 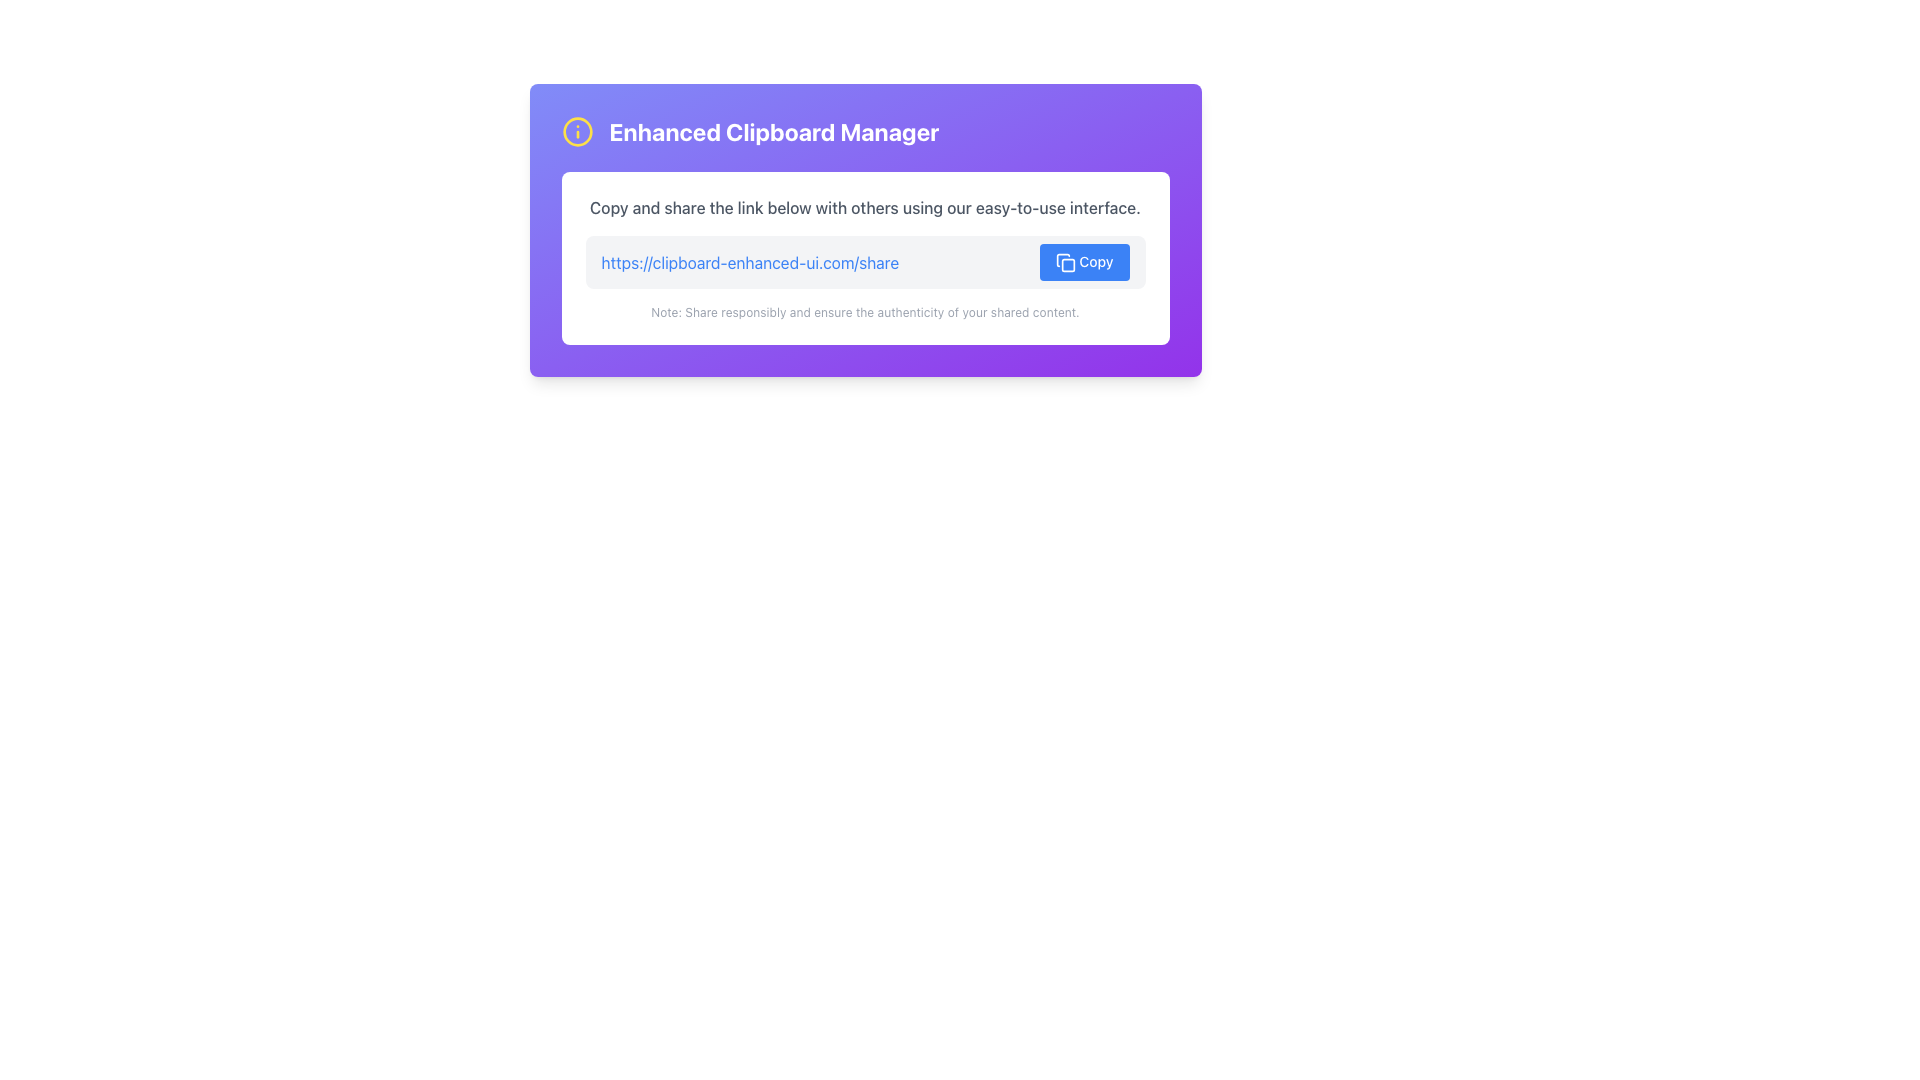 I want to click on the text label that serves as a title or heading for the displayed interface component, located slightly to the right of the center of the interface region, so click(x=773, y=131).